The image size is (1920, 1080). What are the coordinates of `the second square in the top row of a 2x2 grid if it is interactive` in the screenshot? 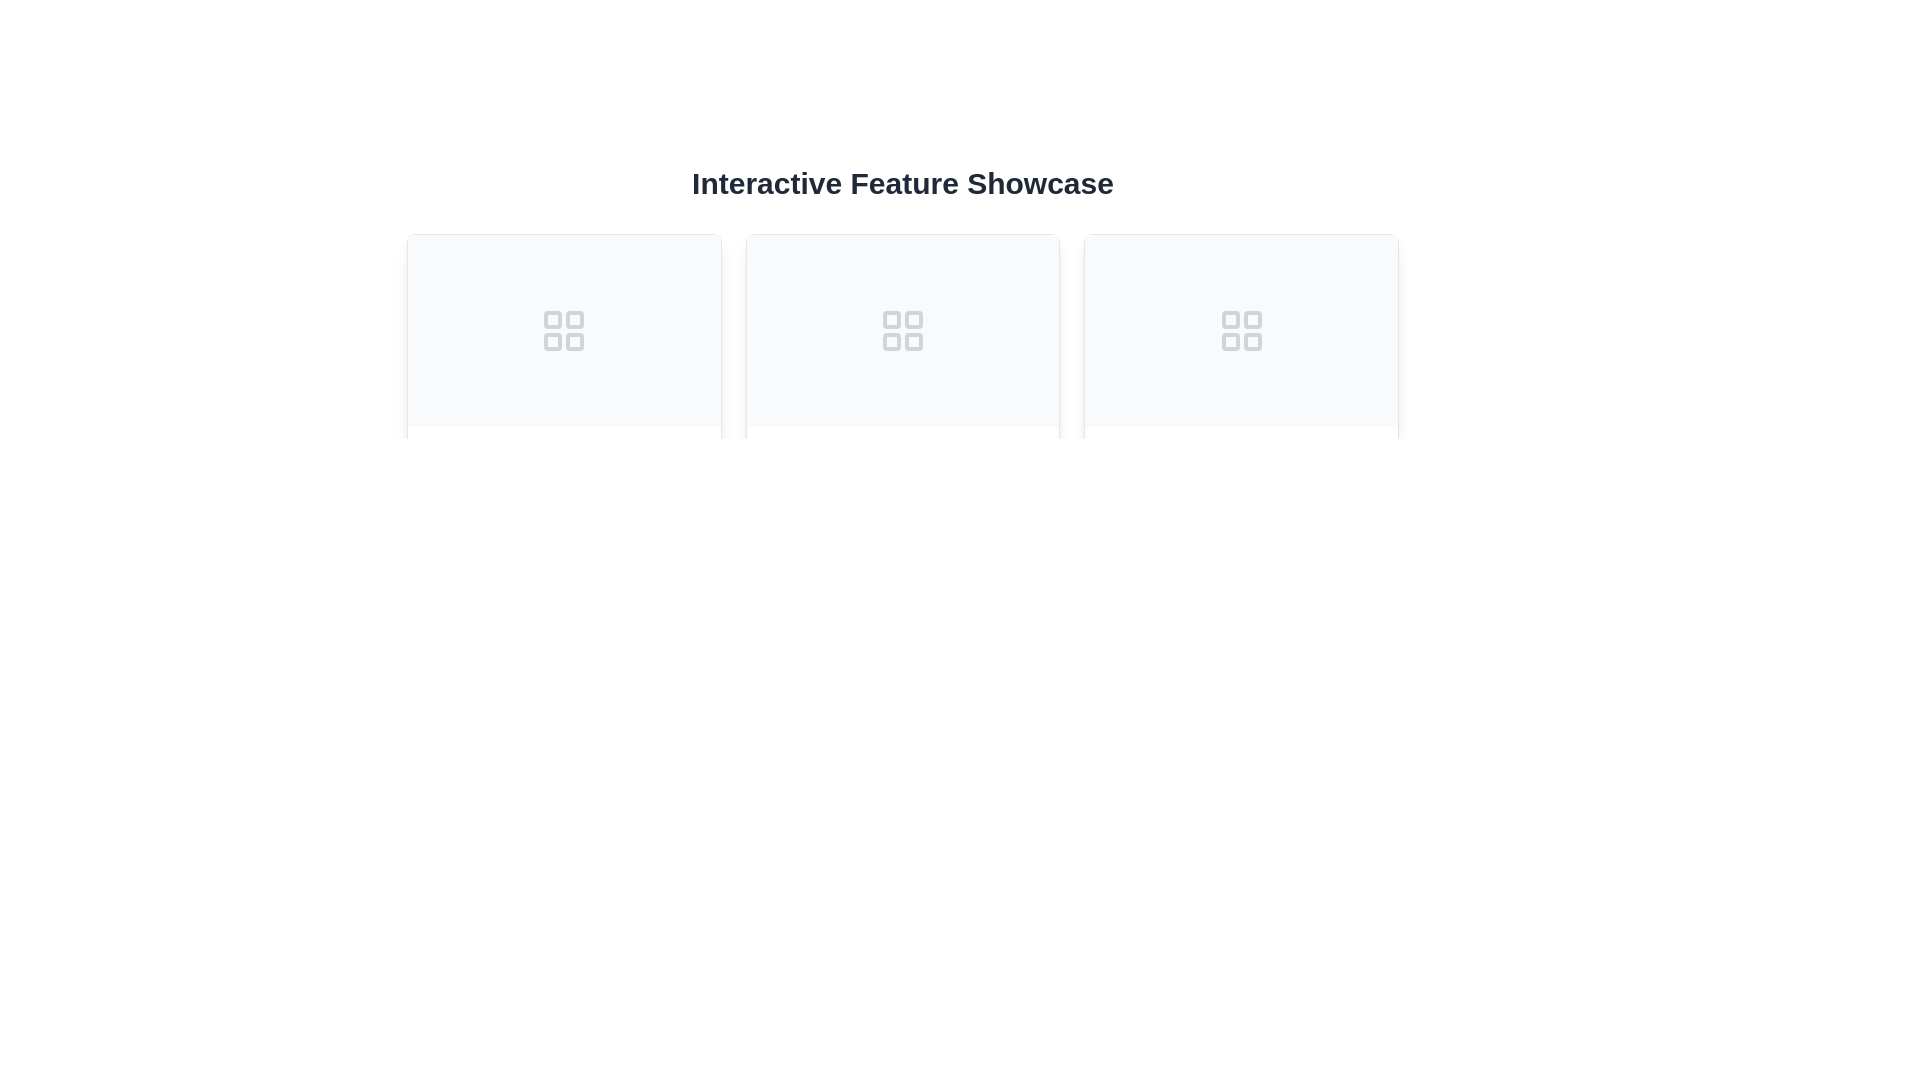 It's located at (1251, 319).